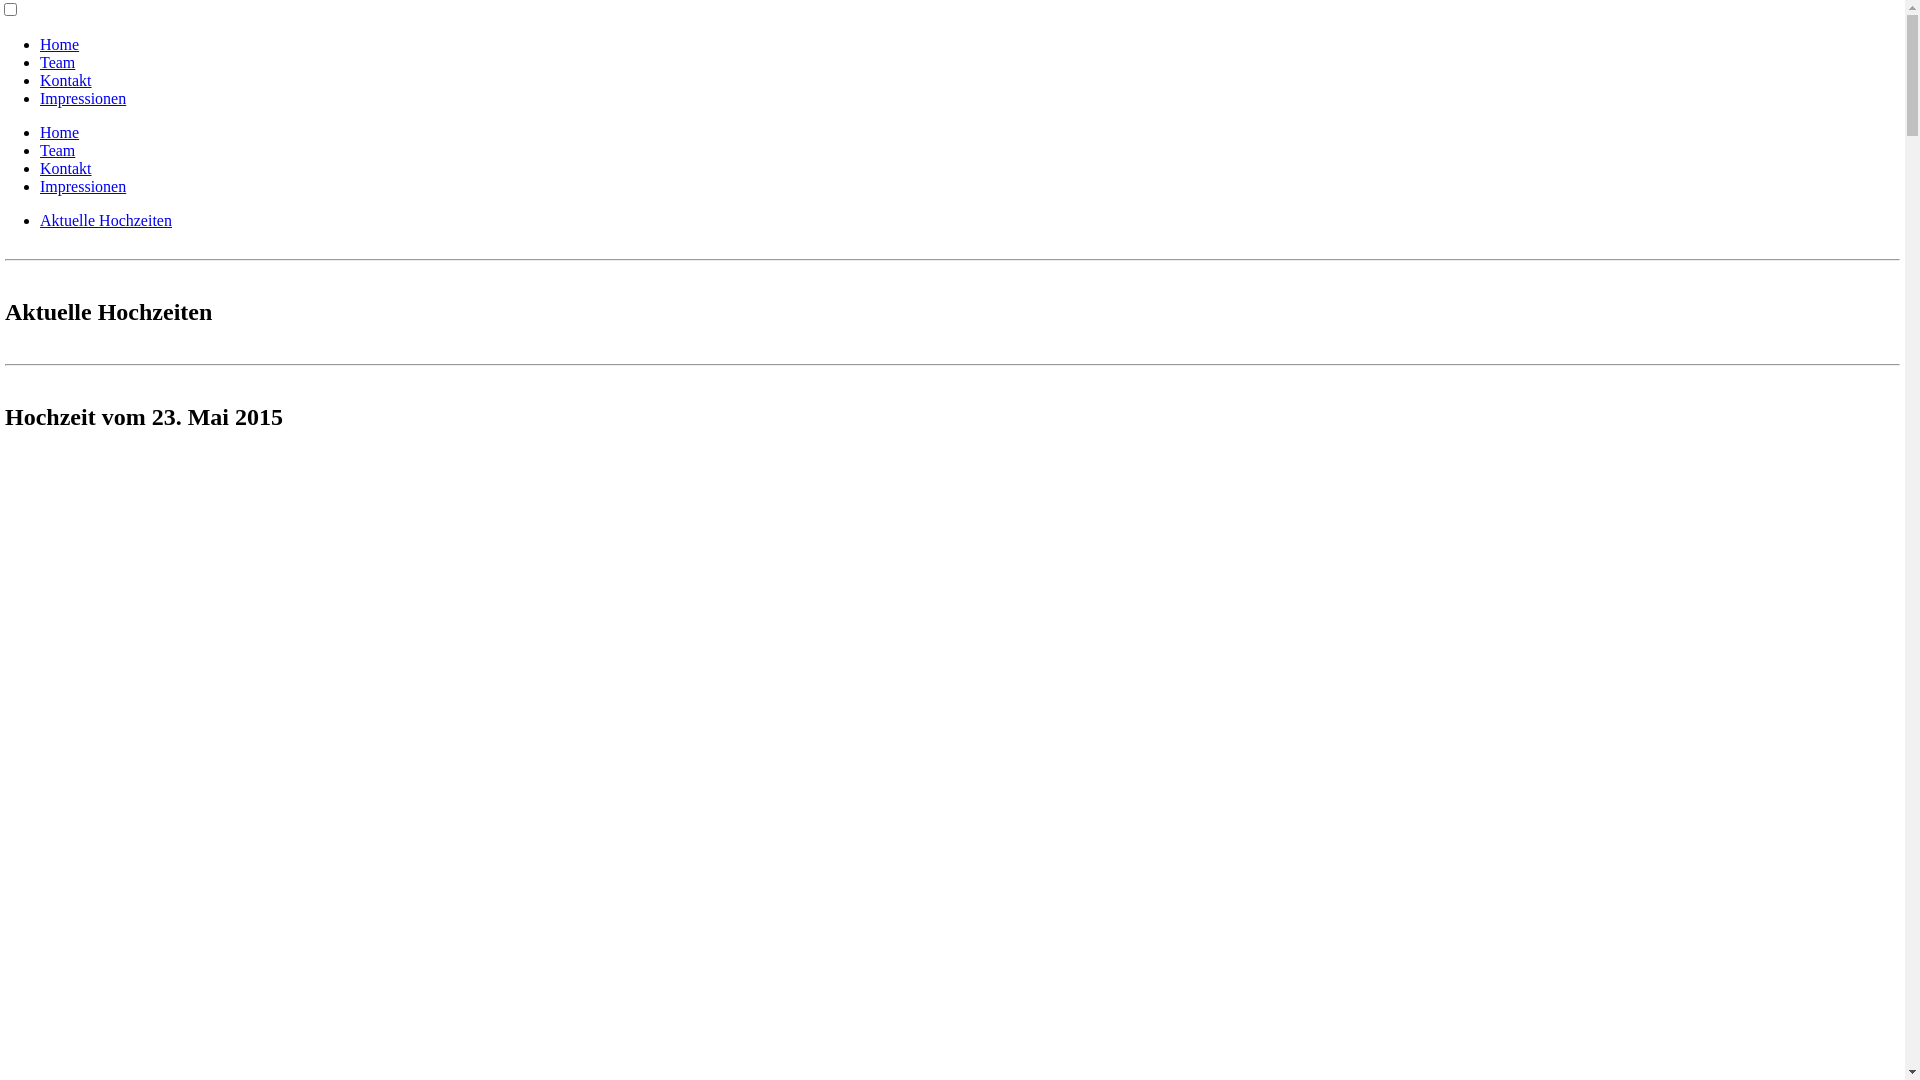  I want to click on 'Home', so click(59, 44).